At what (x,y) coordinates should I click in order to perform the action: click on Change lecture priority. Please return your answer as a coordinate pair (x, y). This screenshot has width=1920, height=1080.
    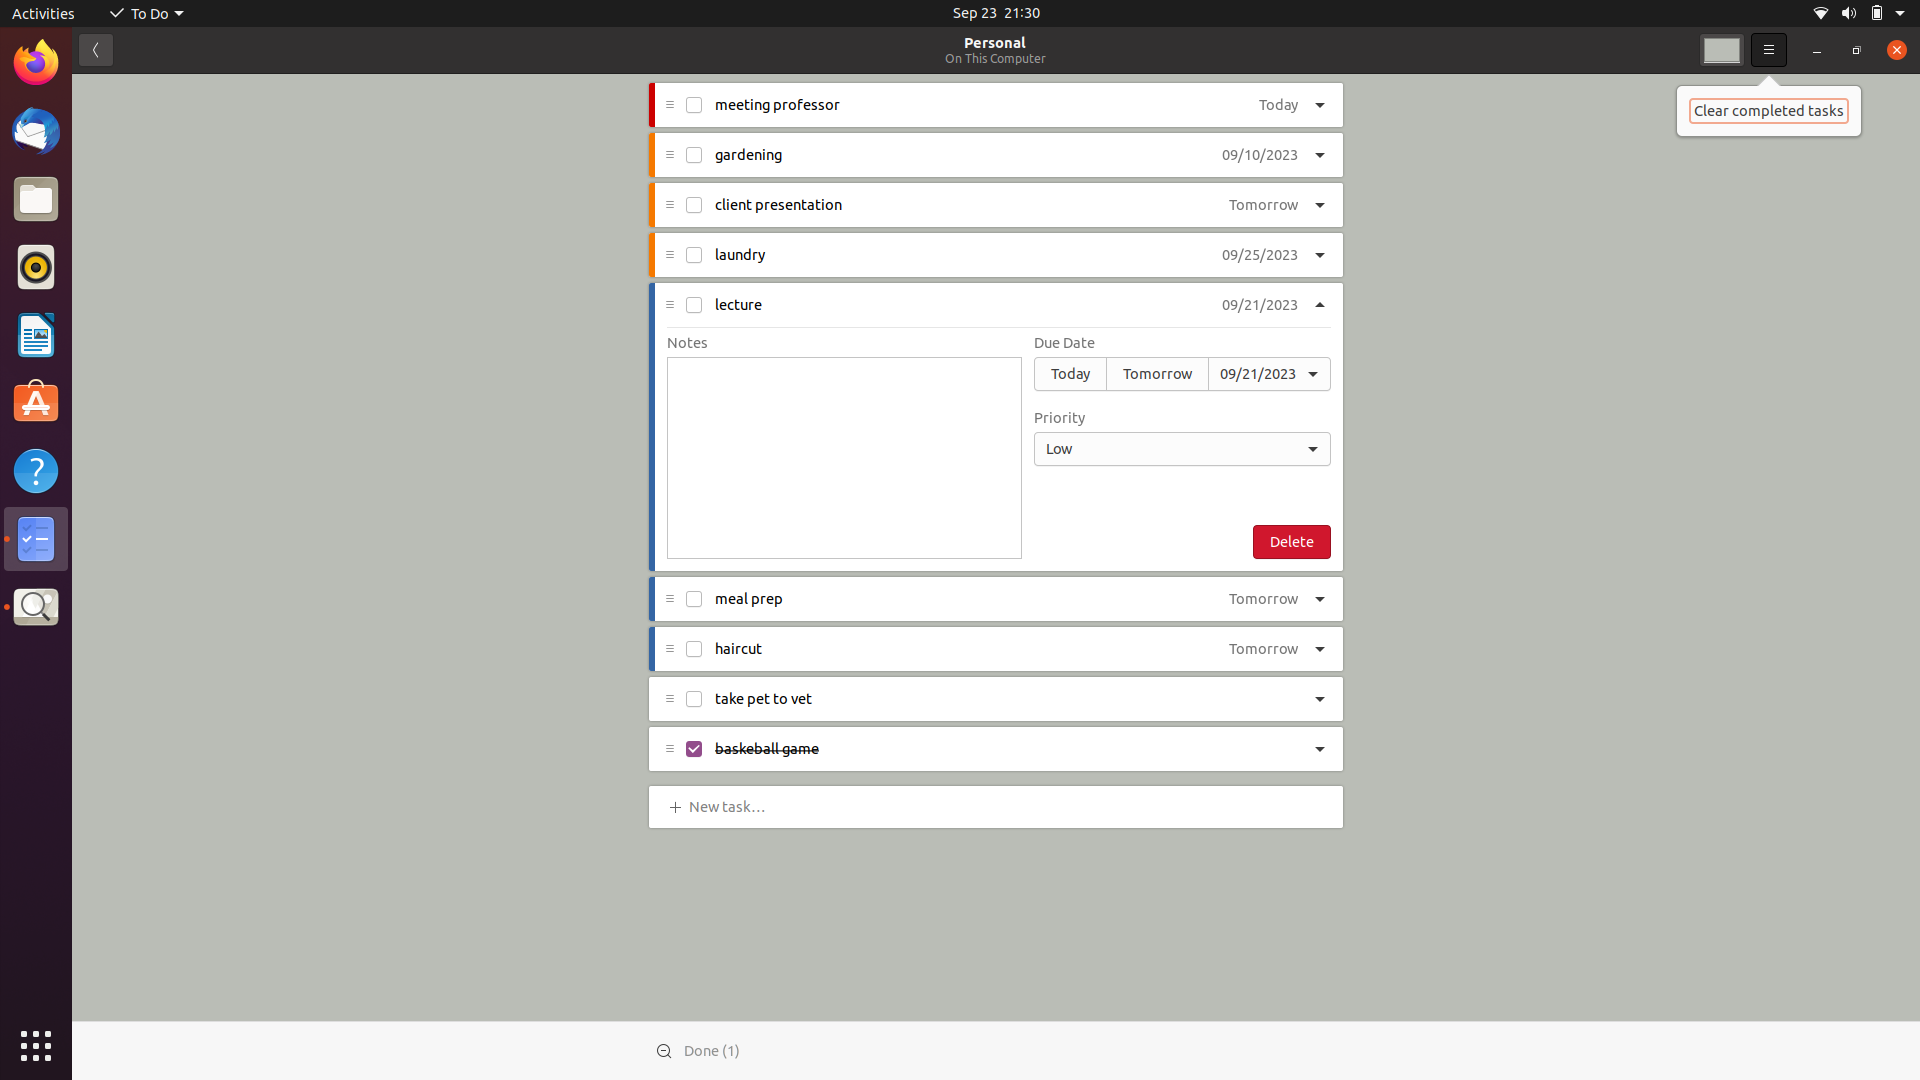
    Looking at the image, I should click on (1182, 447).